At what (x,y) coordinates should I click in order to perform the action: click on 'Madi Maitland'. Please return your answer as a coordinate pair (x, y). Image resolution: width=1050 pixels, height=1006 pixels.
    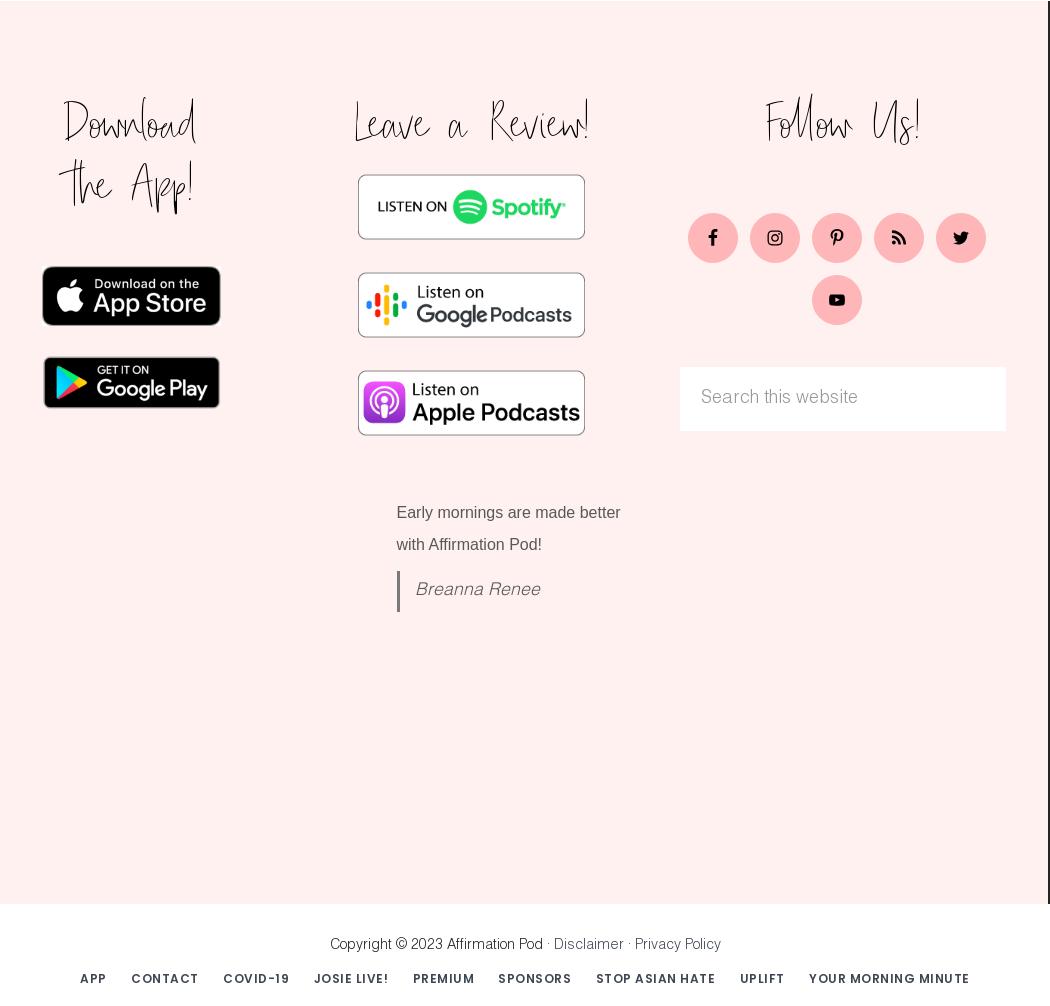
    Looking at the image, I should click on (462, 780).